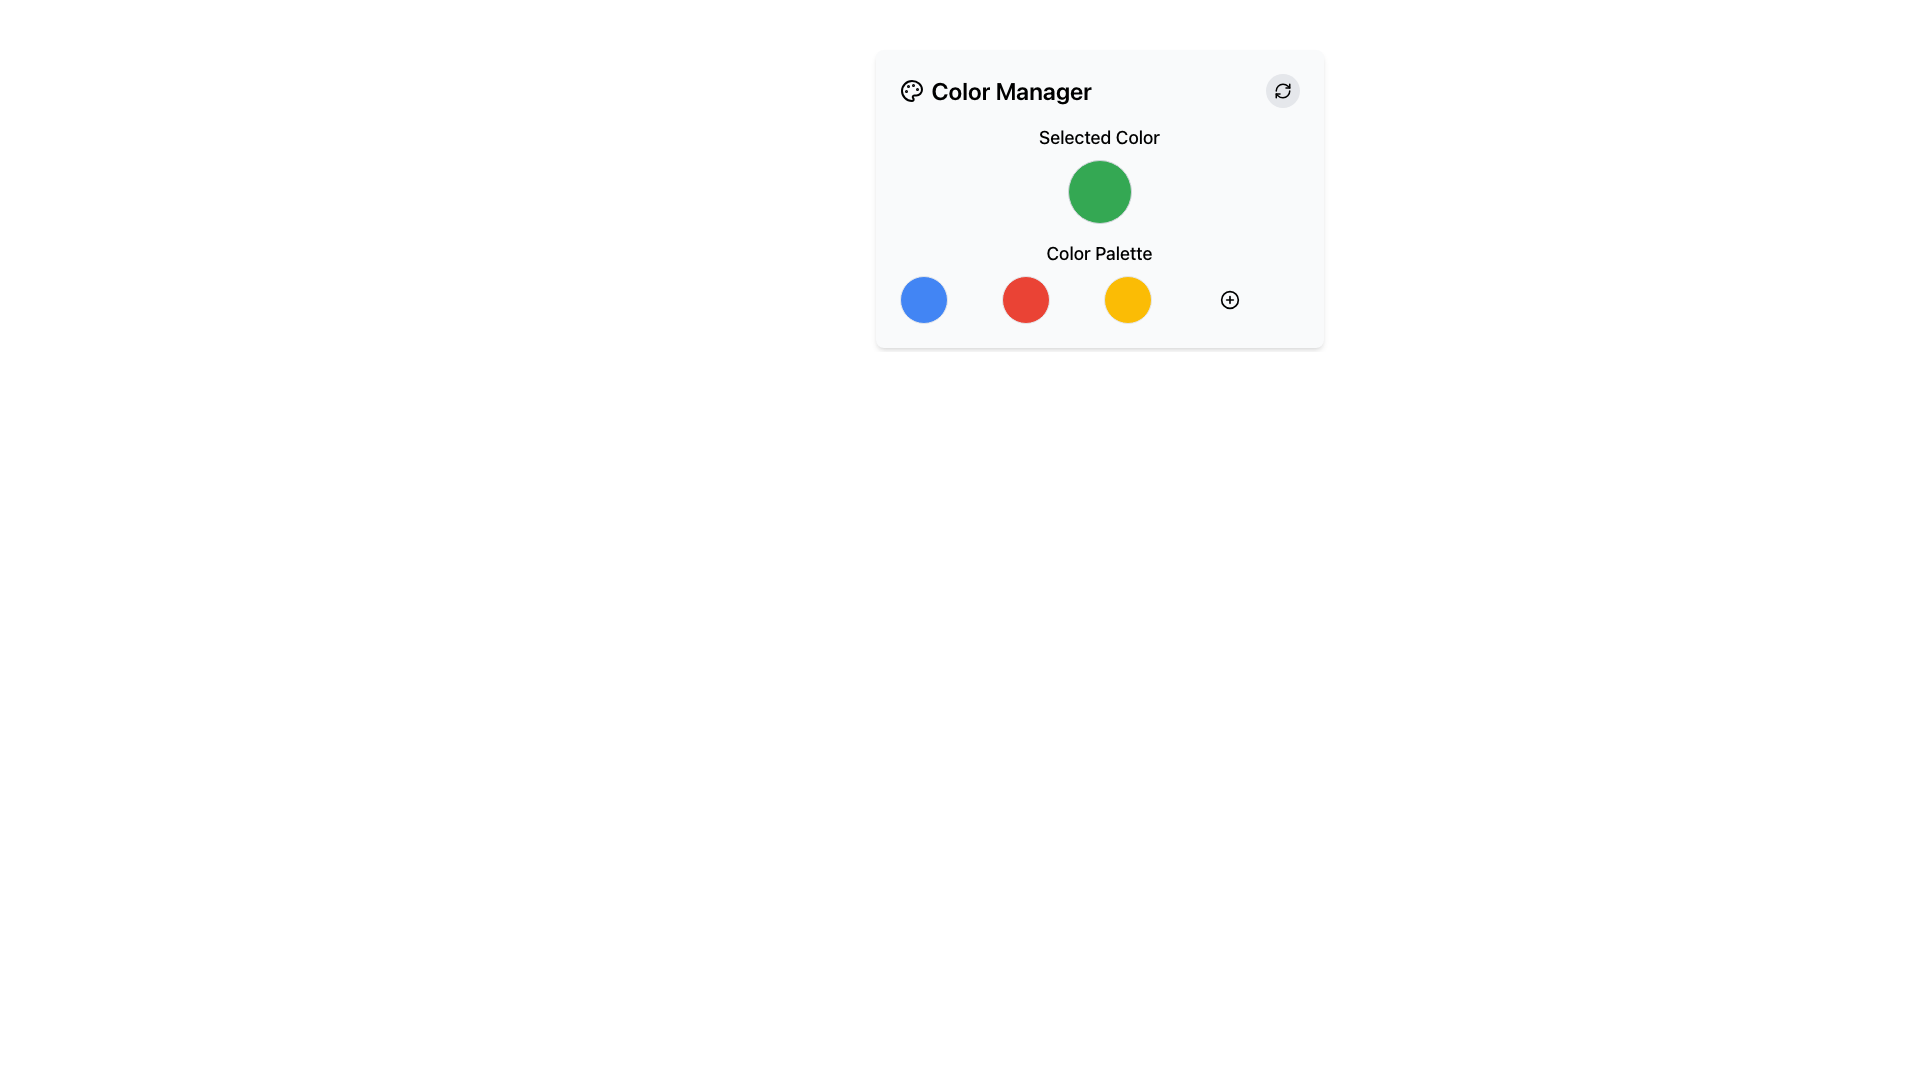 Image resolution: width=1920 pixels, height=1080 pixels. Describe the element at coordinates (1282, 91) in the screenshot. I see `the circular refresh icon button located in the upper-right corner of the 'Color Manager' card` at that location.